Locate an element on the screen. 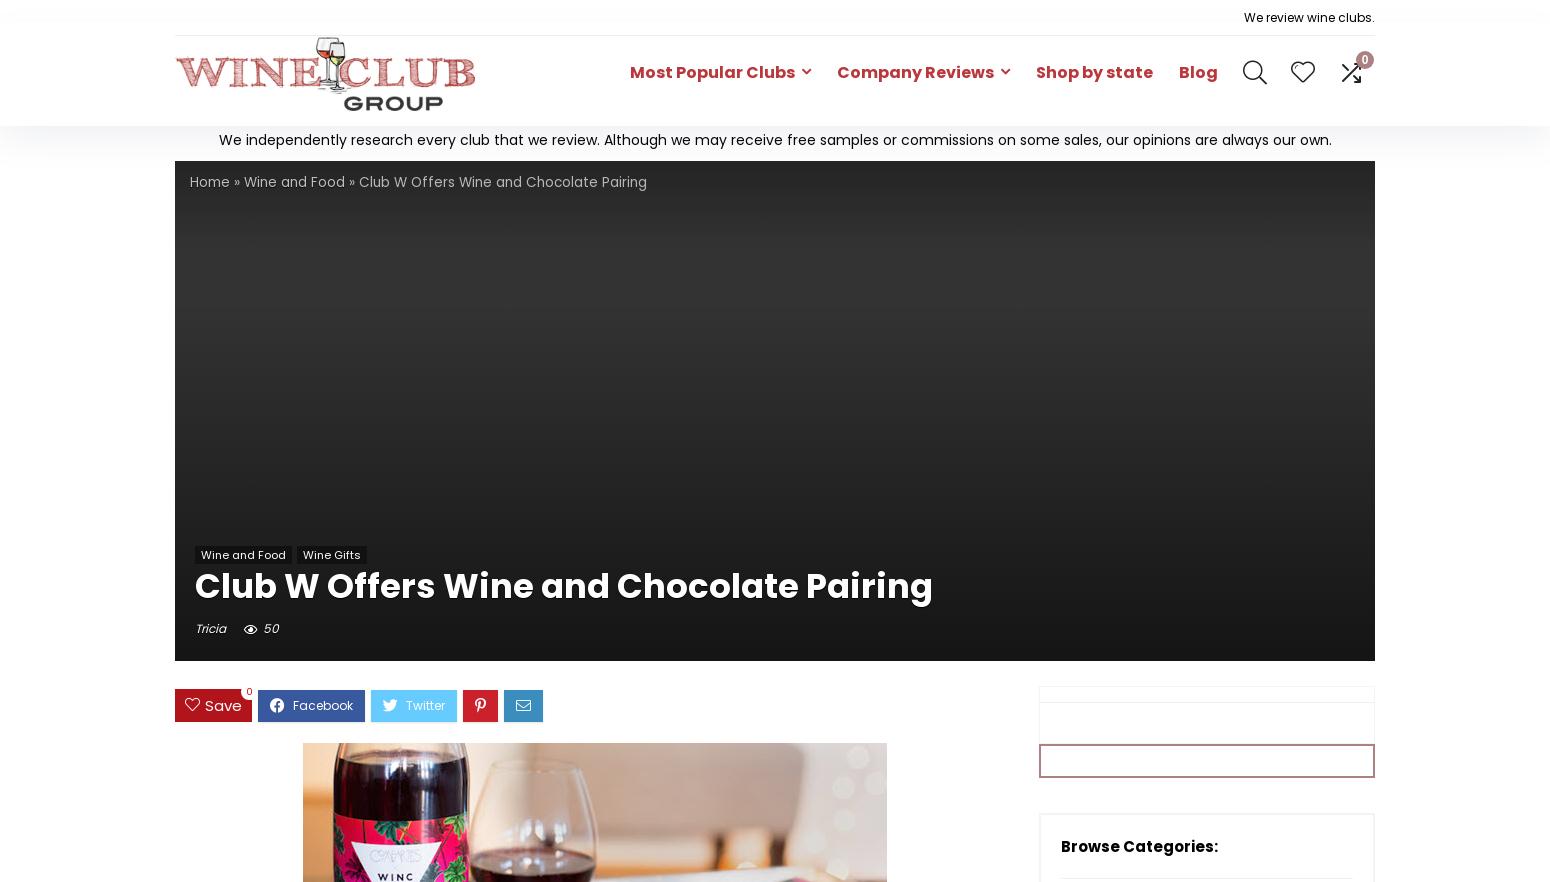 This screenshot has height=882, width=1550. 'Blog' is located at coordinates (1198, 71).